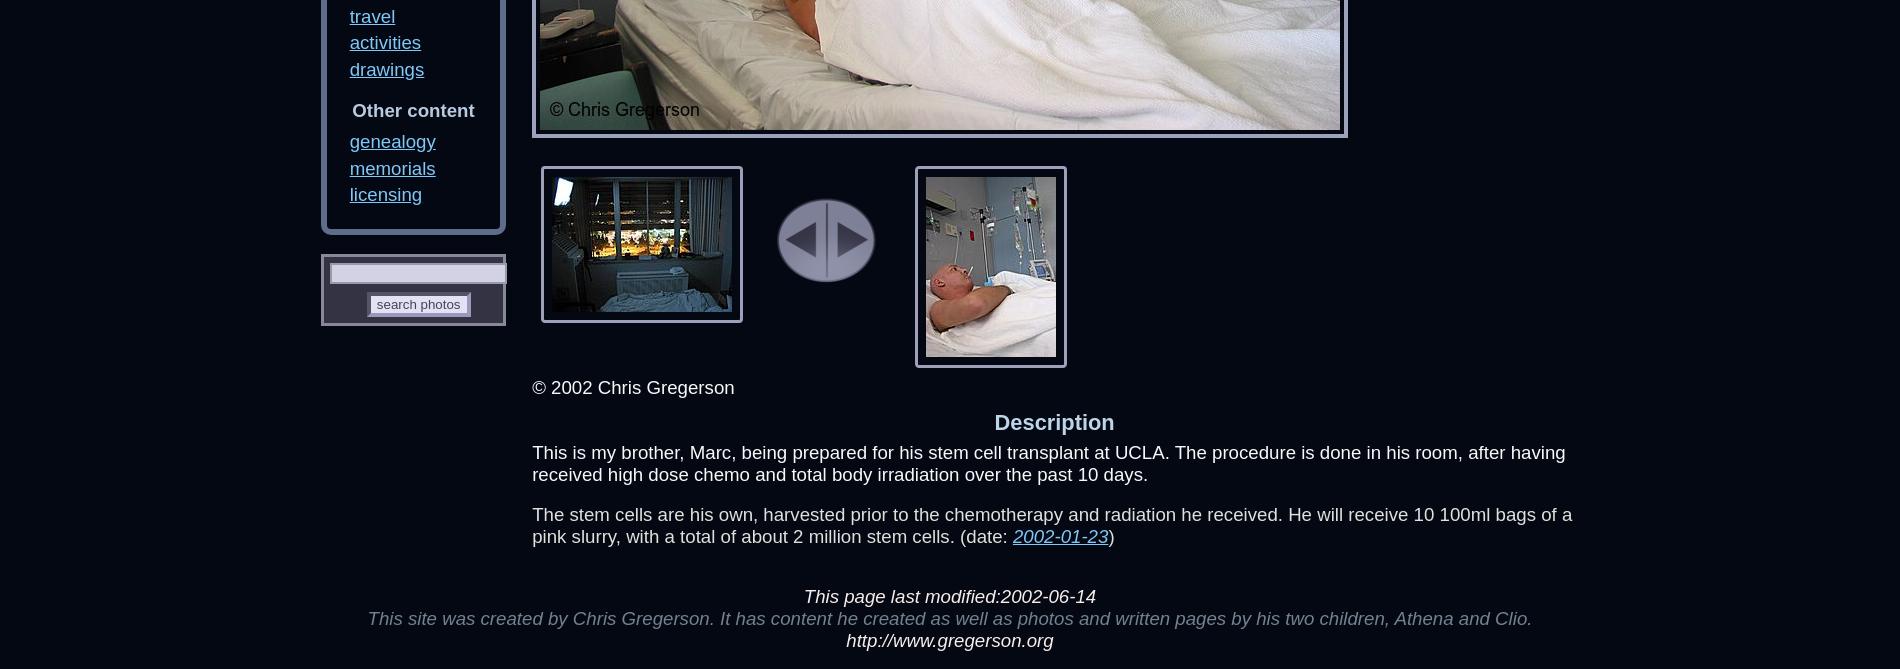 This screenshot has width=1900, height=669. What do you see at coordinates (348, 193) in the screenshot?
I see `'licensing'` at bounding box center [348, 193].